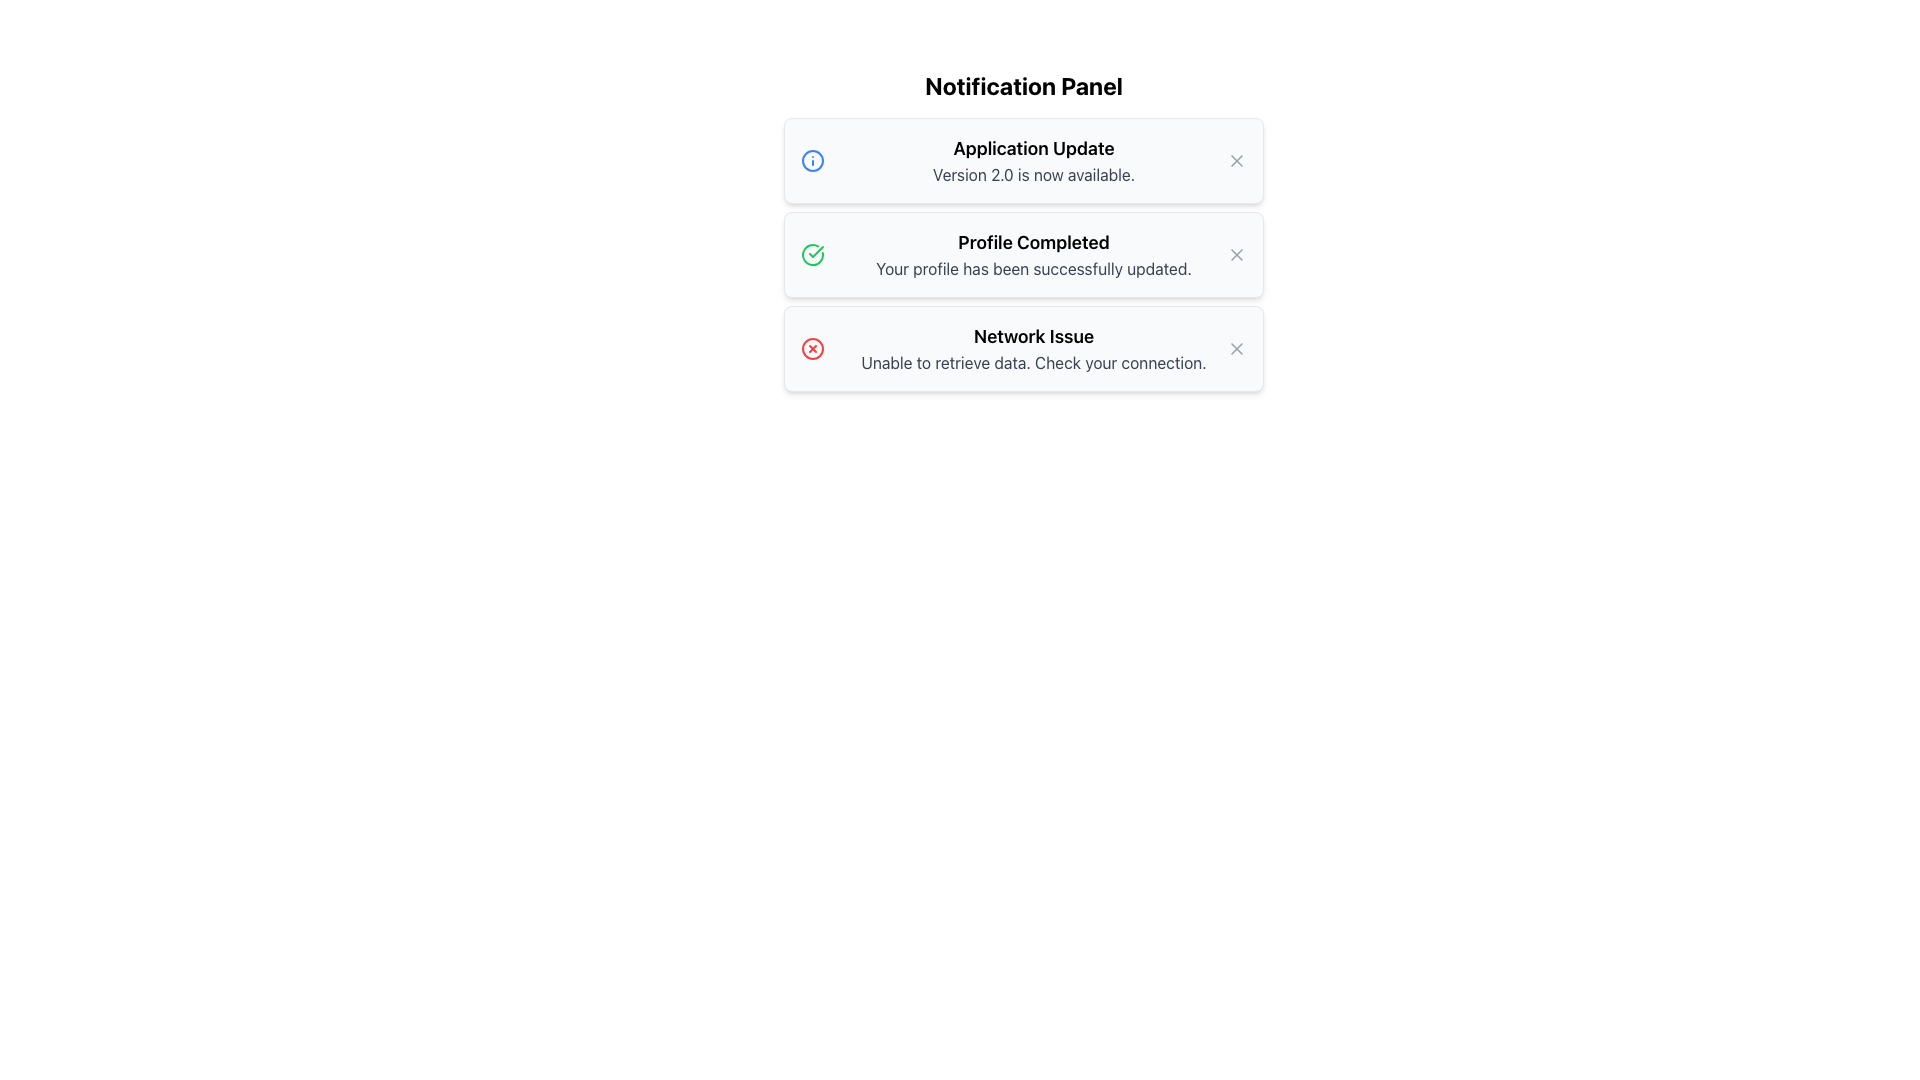 This screenshot has height=1080, width=1920. Describe the element at coordinates (816, 250) in the screenshot. I see `the green checkmark icon in the notification panel, which represents confirmation or completed status` at that location.